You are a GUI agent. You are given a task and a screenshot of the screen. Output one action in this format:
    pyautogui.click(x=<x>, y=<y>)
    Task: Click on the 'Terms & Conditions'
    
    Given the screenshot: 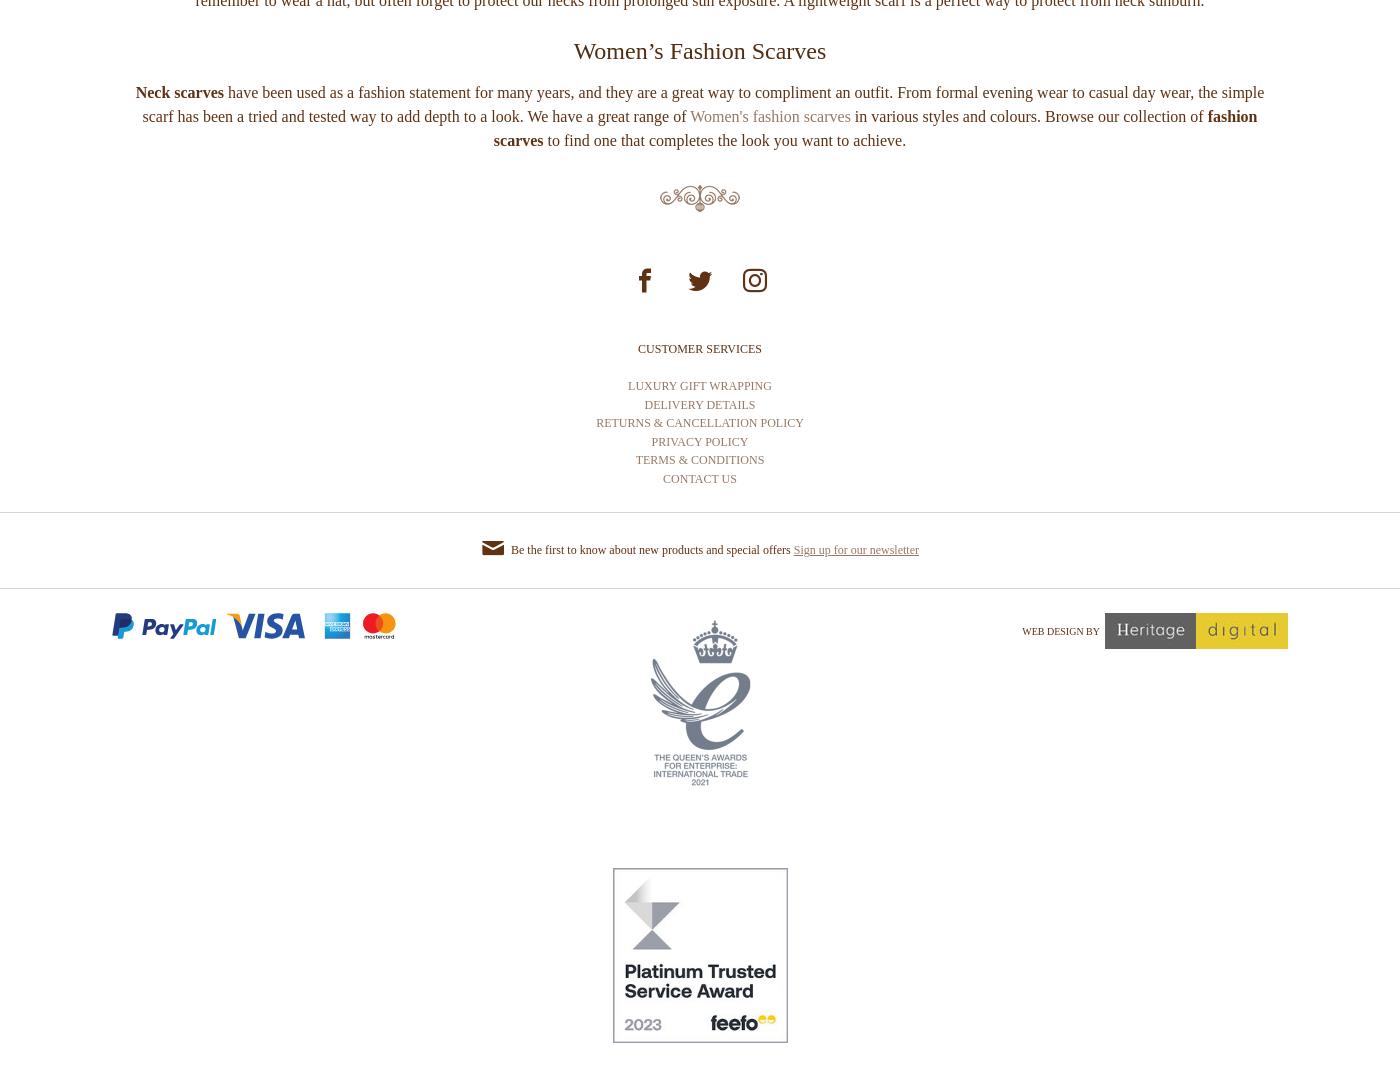 What is the action you would take?
    pyautogui.click(x=699, y=534)
    